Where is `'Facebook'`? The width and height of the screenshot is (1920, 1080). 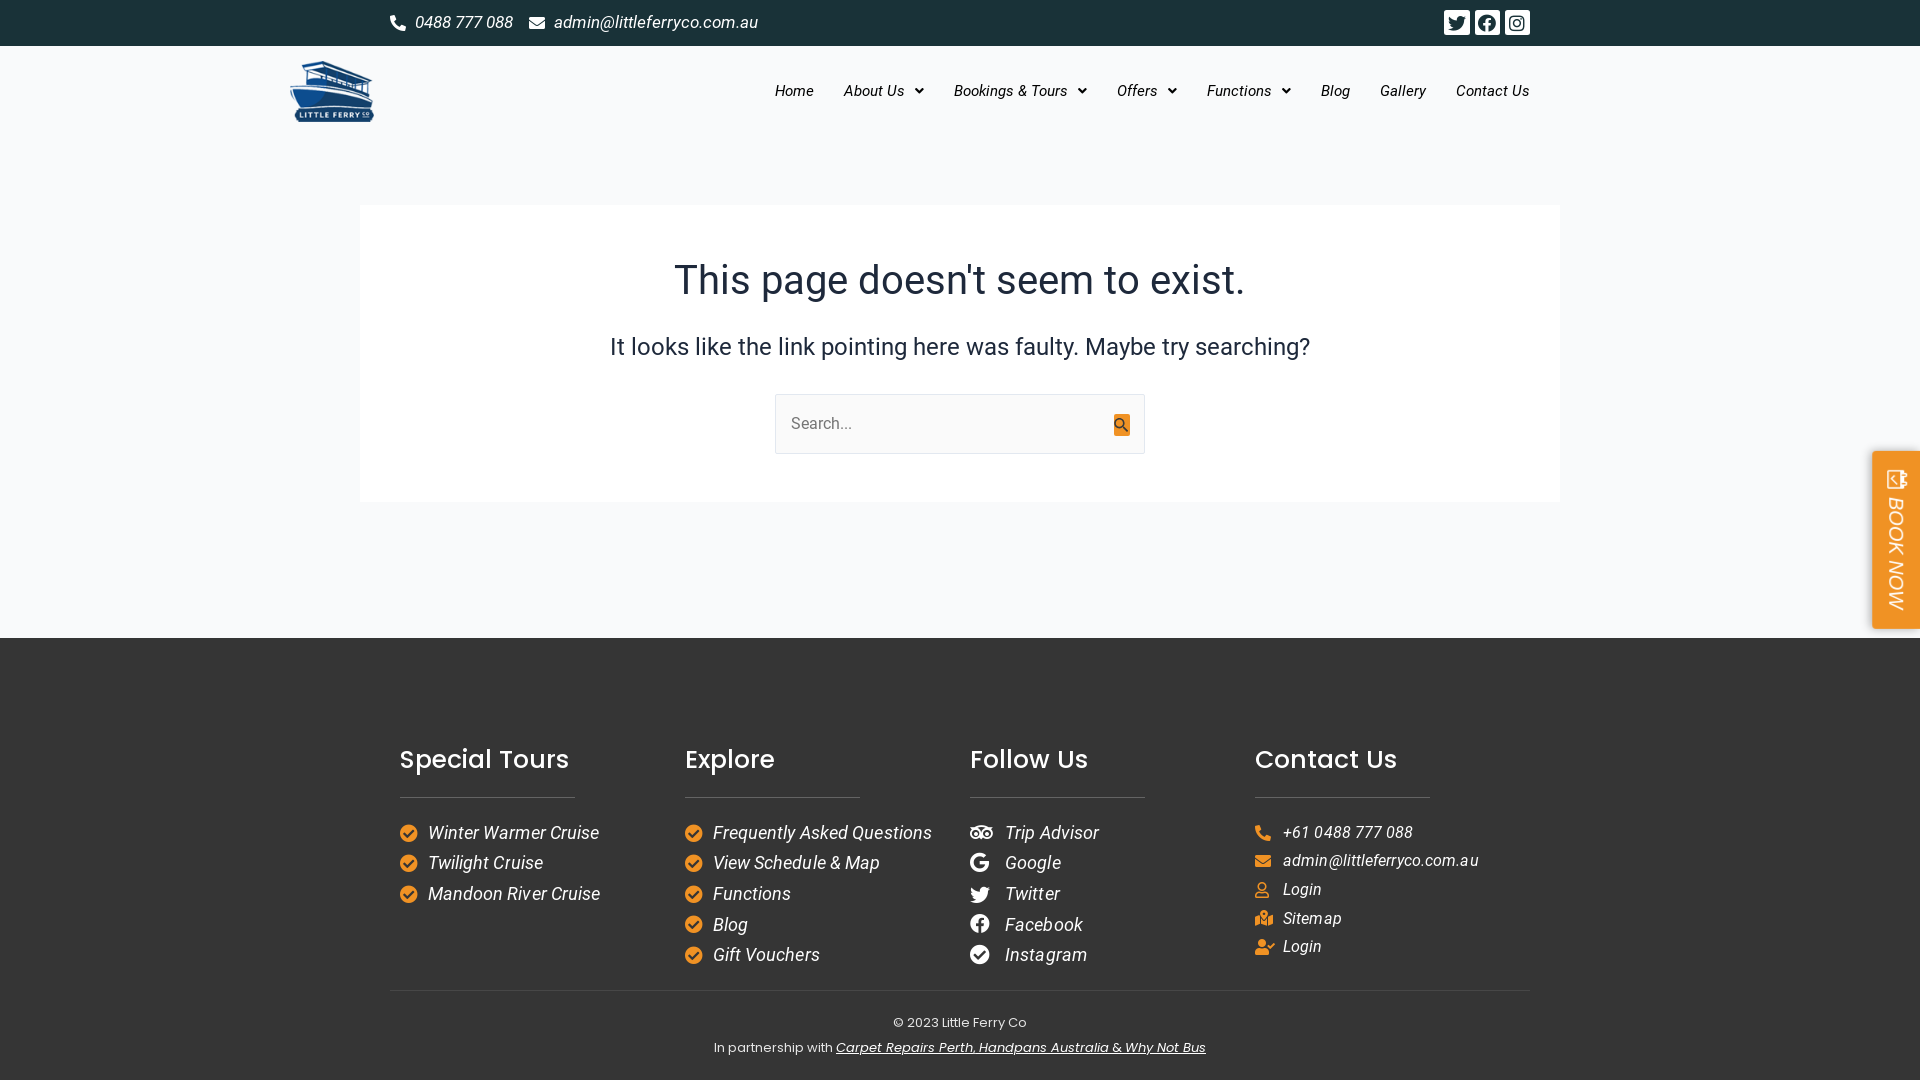 'Facebook' is located at coordinates (969, 925).